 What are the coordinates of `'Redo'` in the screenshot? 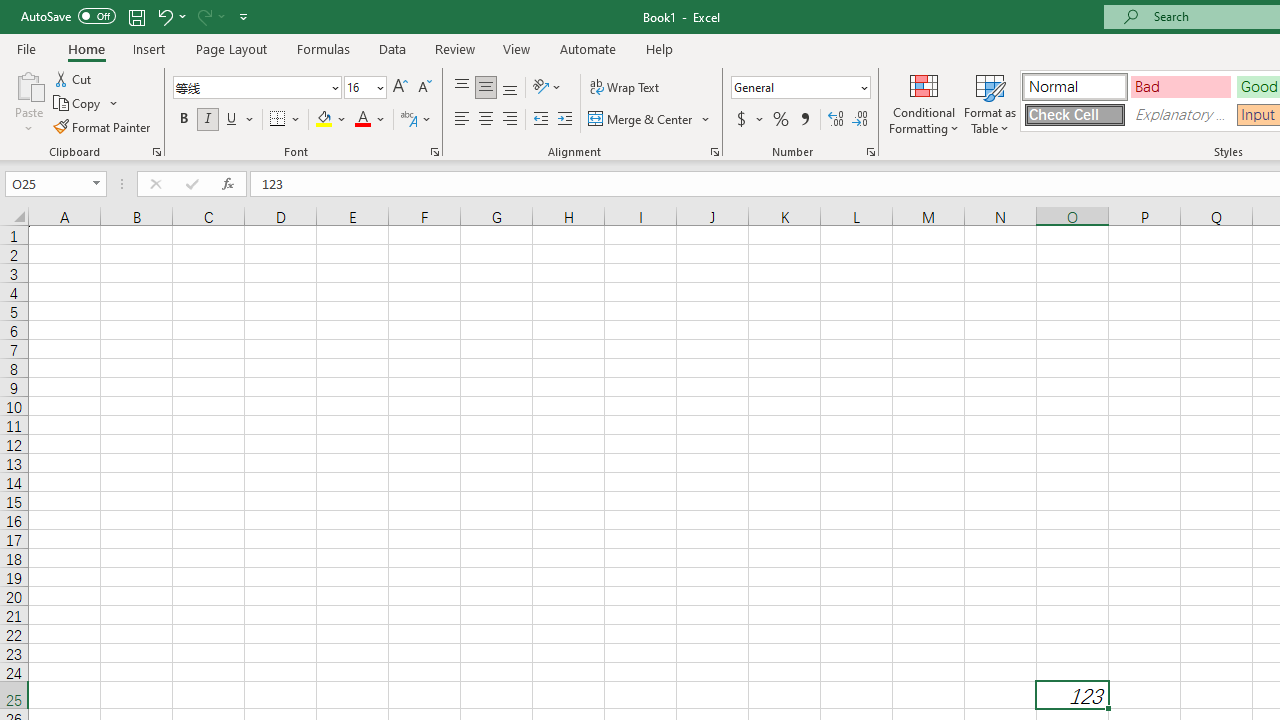 It's located at (209, 16).